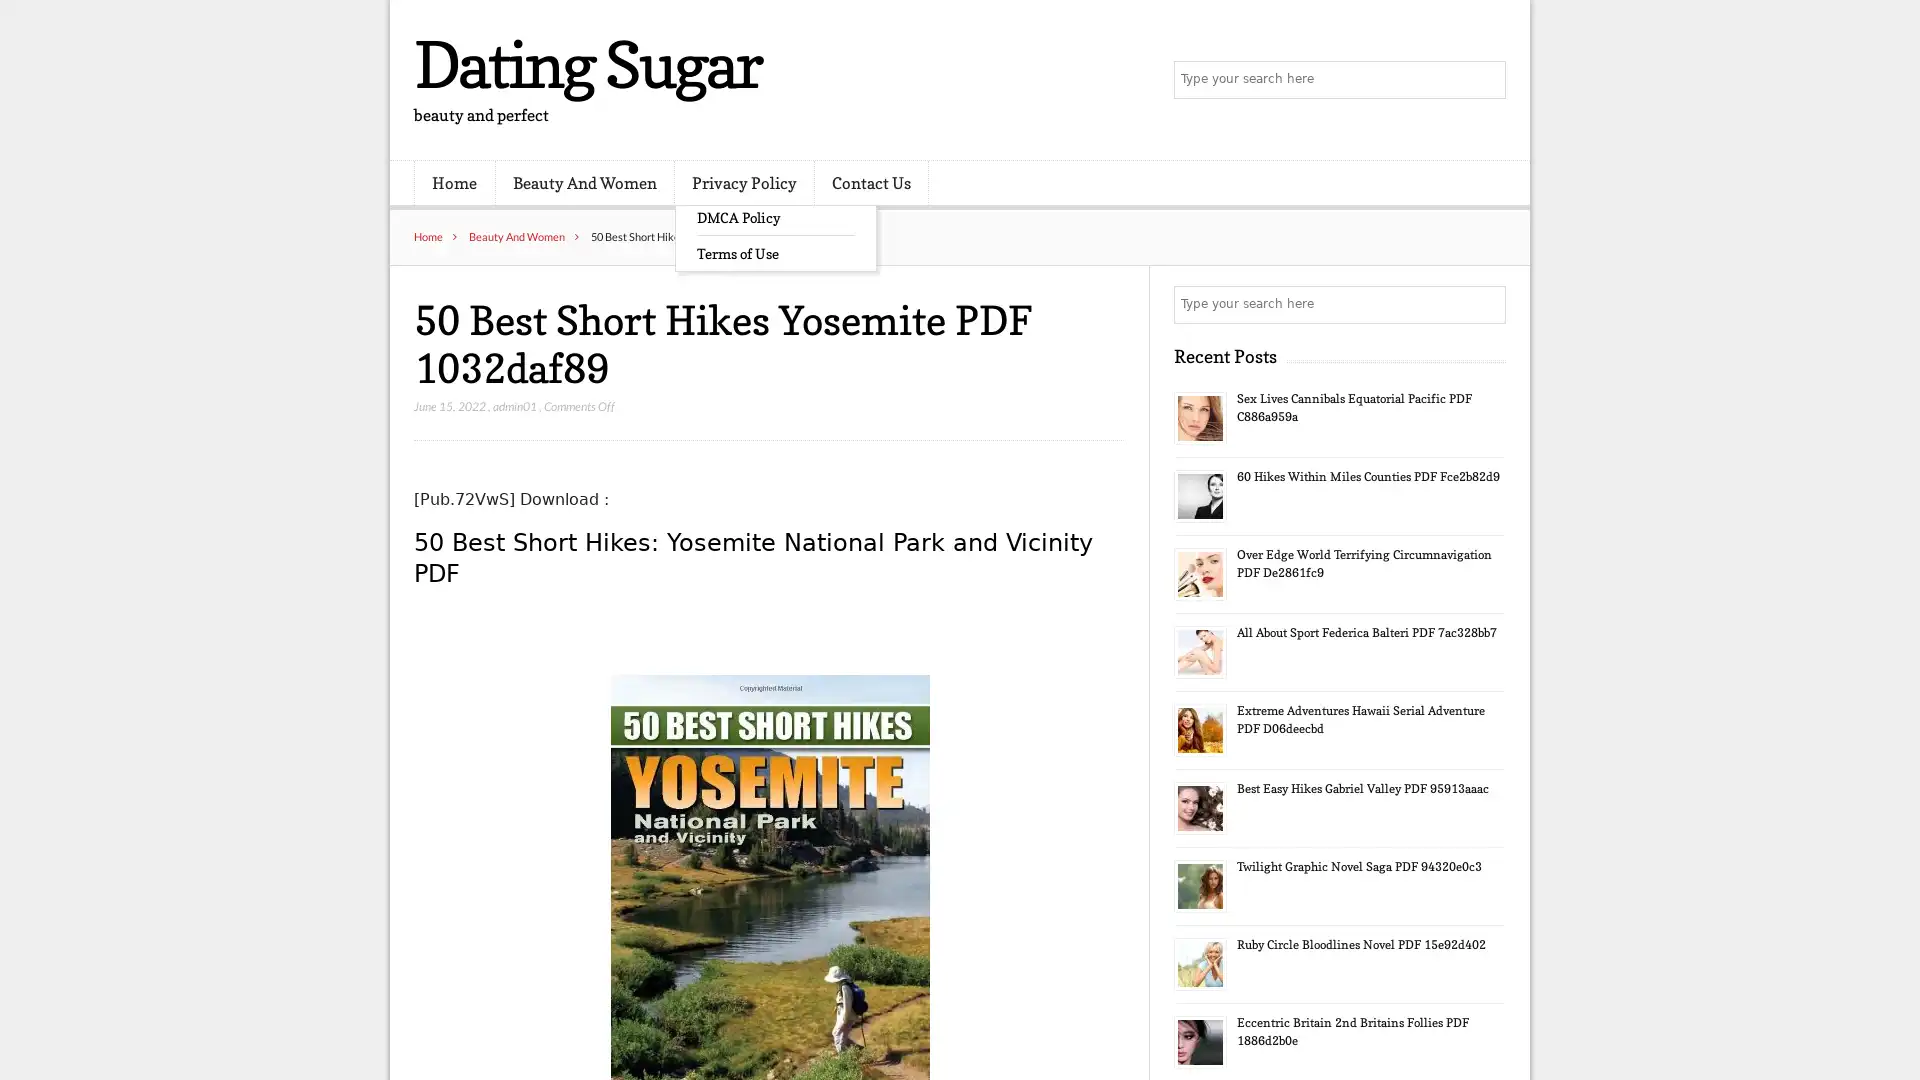  Describe the element at coordinates (1485, 80) in the screenshot. I see `Search` at that location.